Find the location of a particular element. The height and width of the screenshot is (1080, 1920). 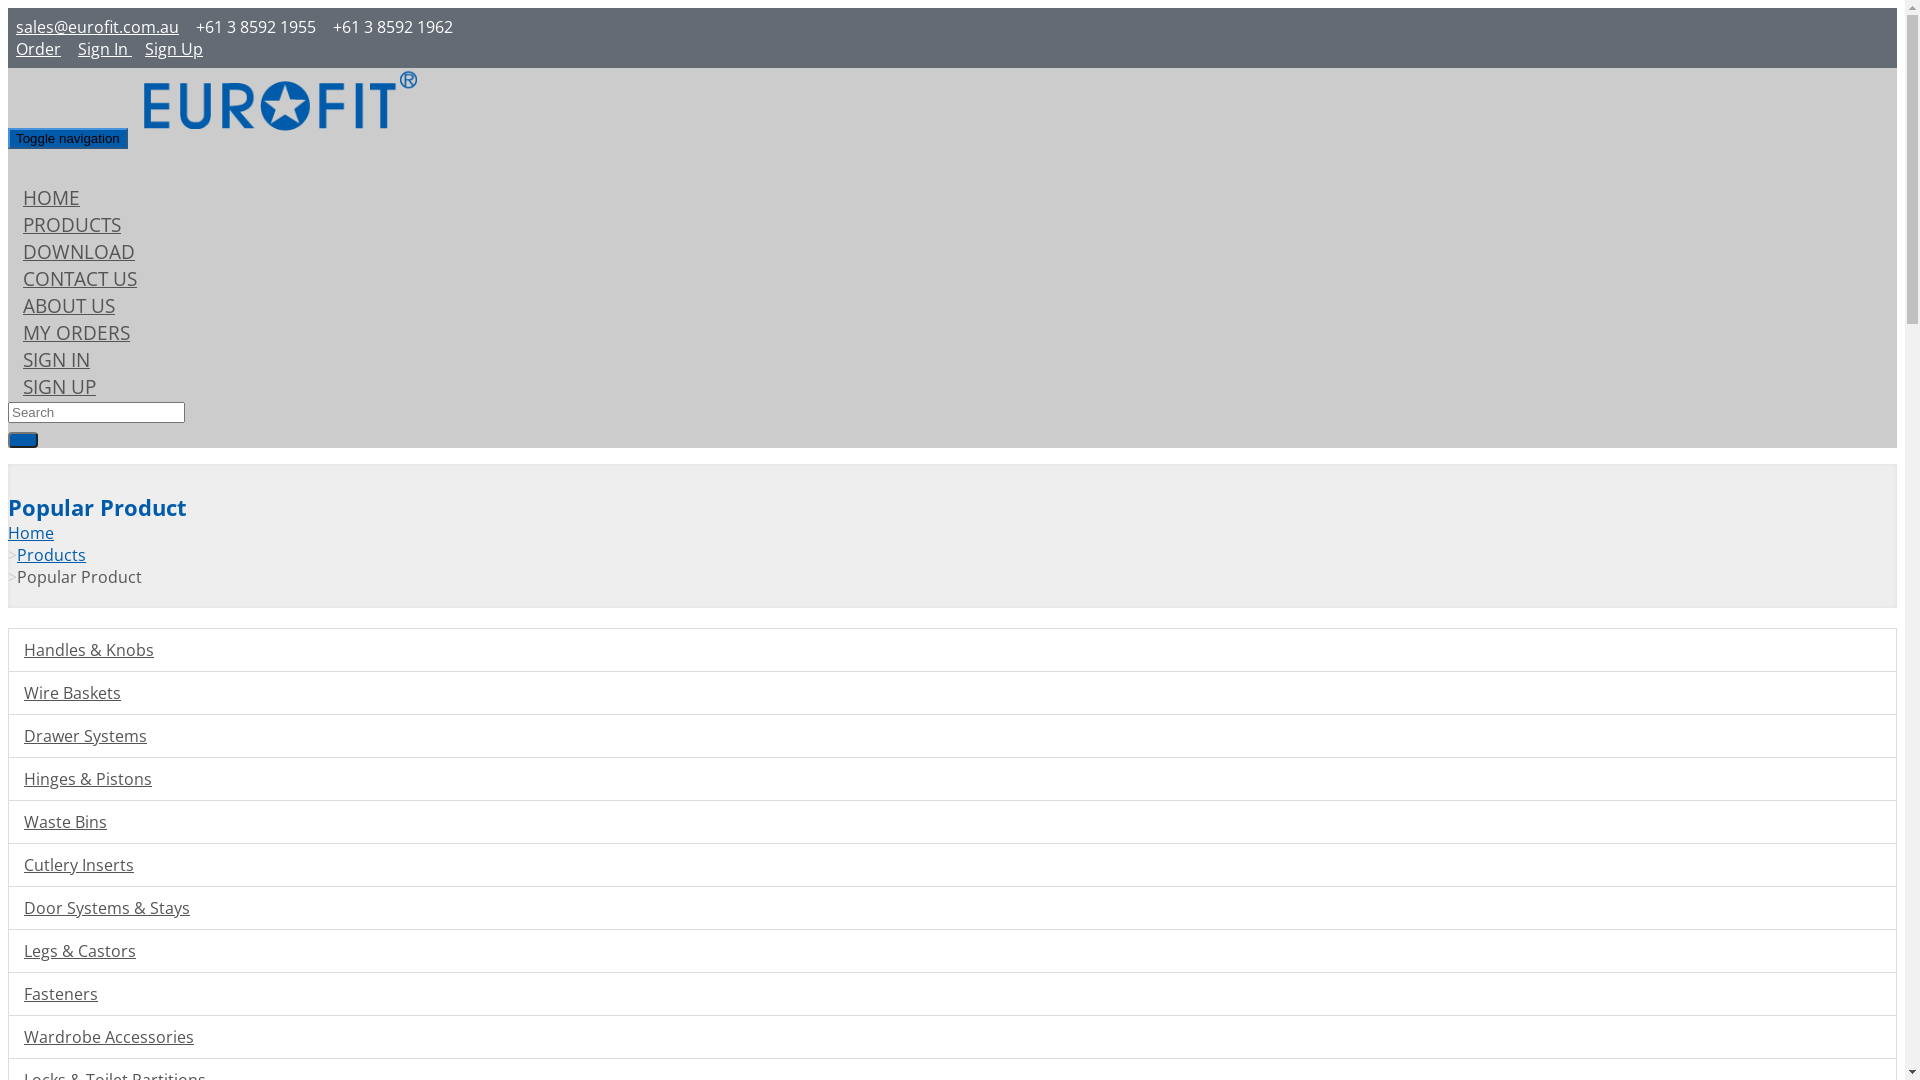

'Toggle navigation' is located at coordinates (67, 137).